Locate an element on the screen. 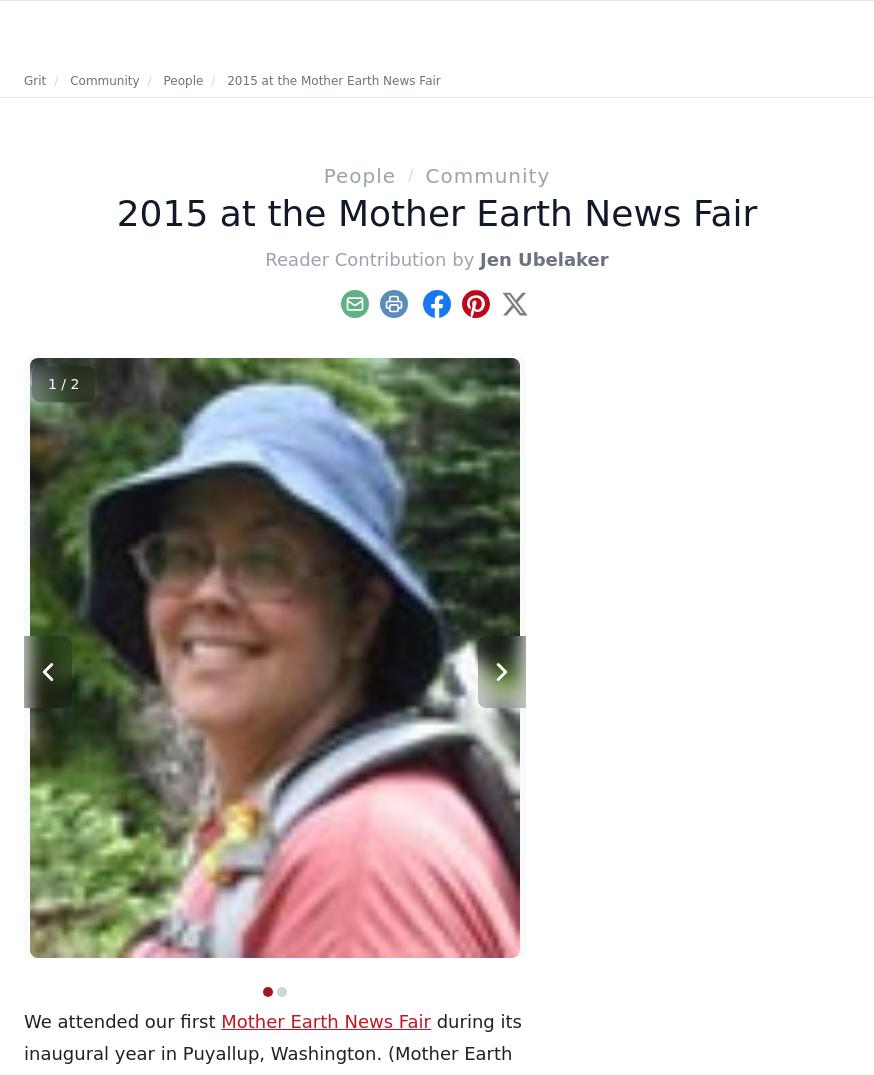 The width and height of the screenshot is (874, 1075). 'Retractable PVC Hoop House' is located at coordinates (722, 630).